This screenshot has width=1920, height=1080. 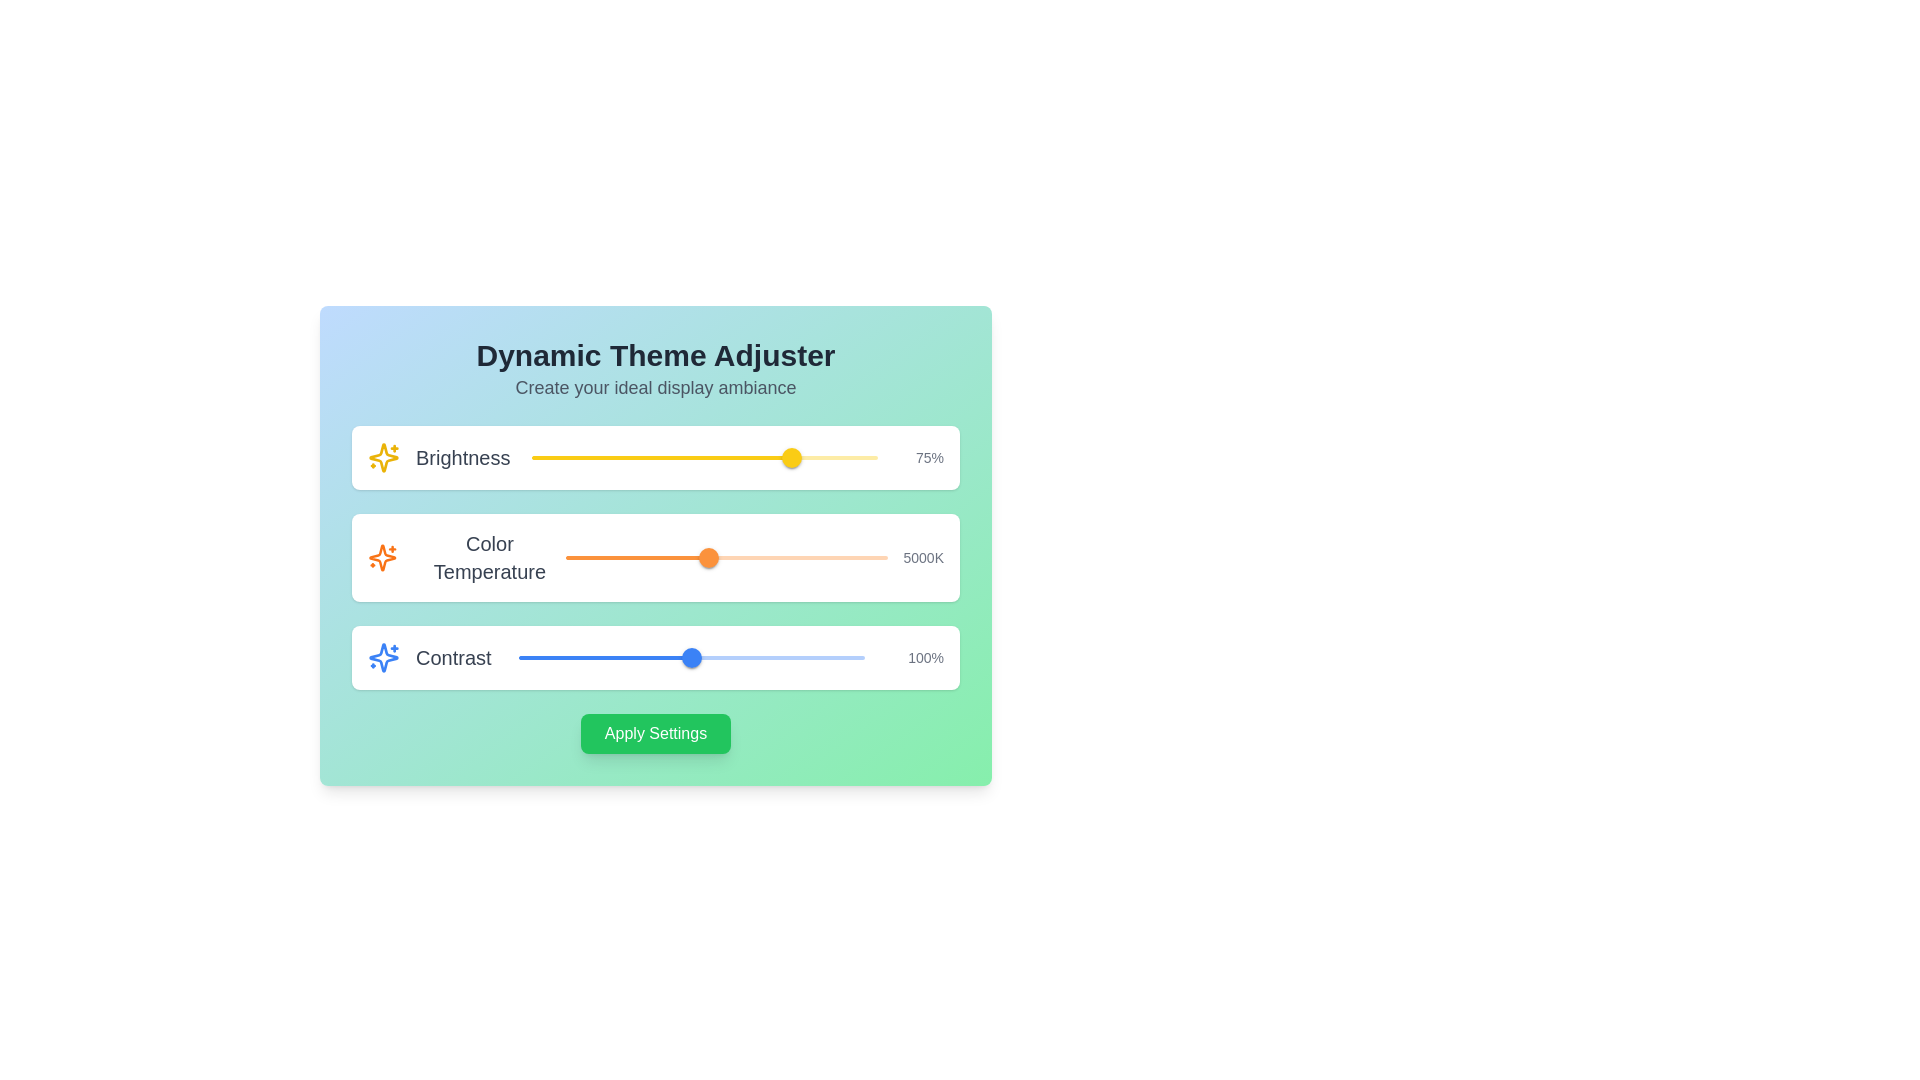 What do you see at coordinates (628, 658) in the screenshot?
I see `the contrast level` at bounding box center [628, 658].